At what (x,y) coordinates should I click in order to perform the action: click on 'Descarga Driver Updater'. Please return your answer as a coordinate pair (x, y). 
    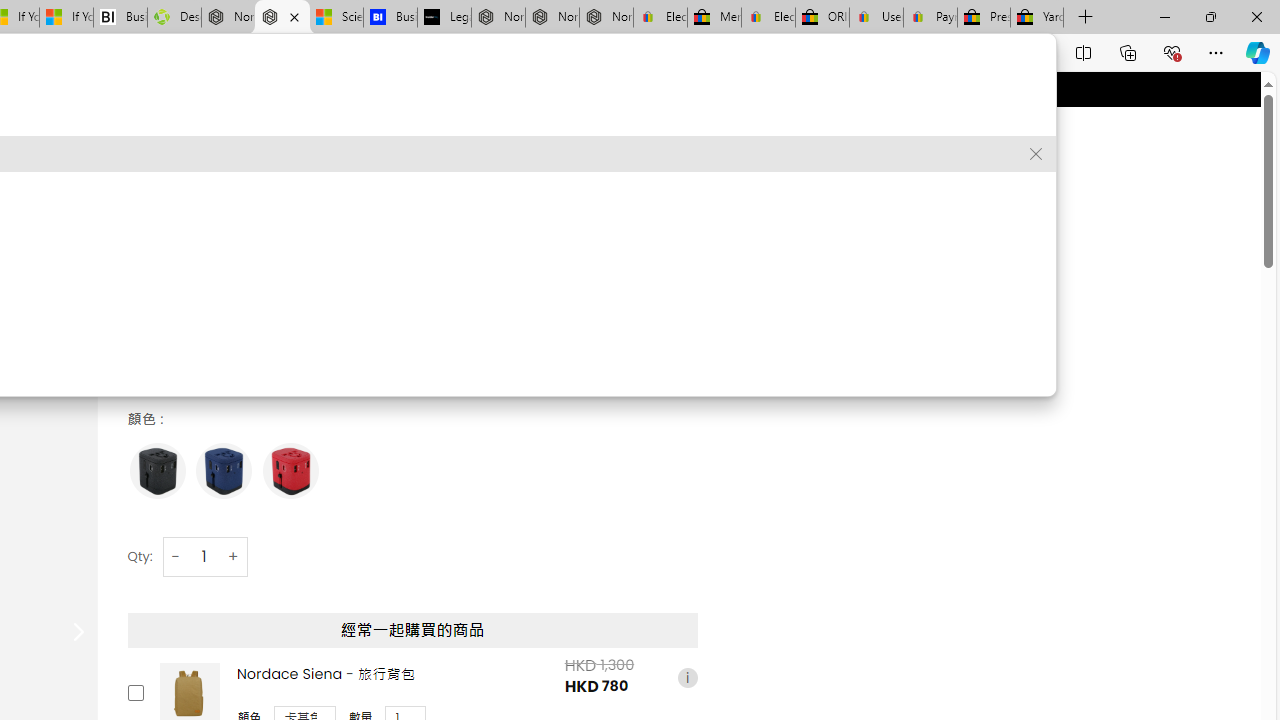
    Looking at the image, I should click on (174, 17).